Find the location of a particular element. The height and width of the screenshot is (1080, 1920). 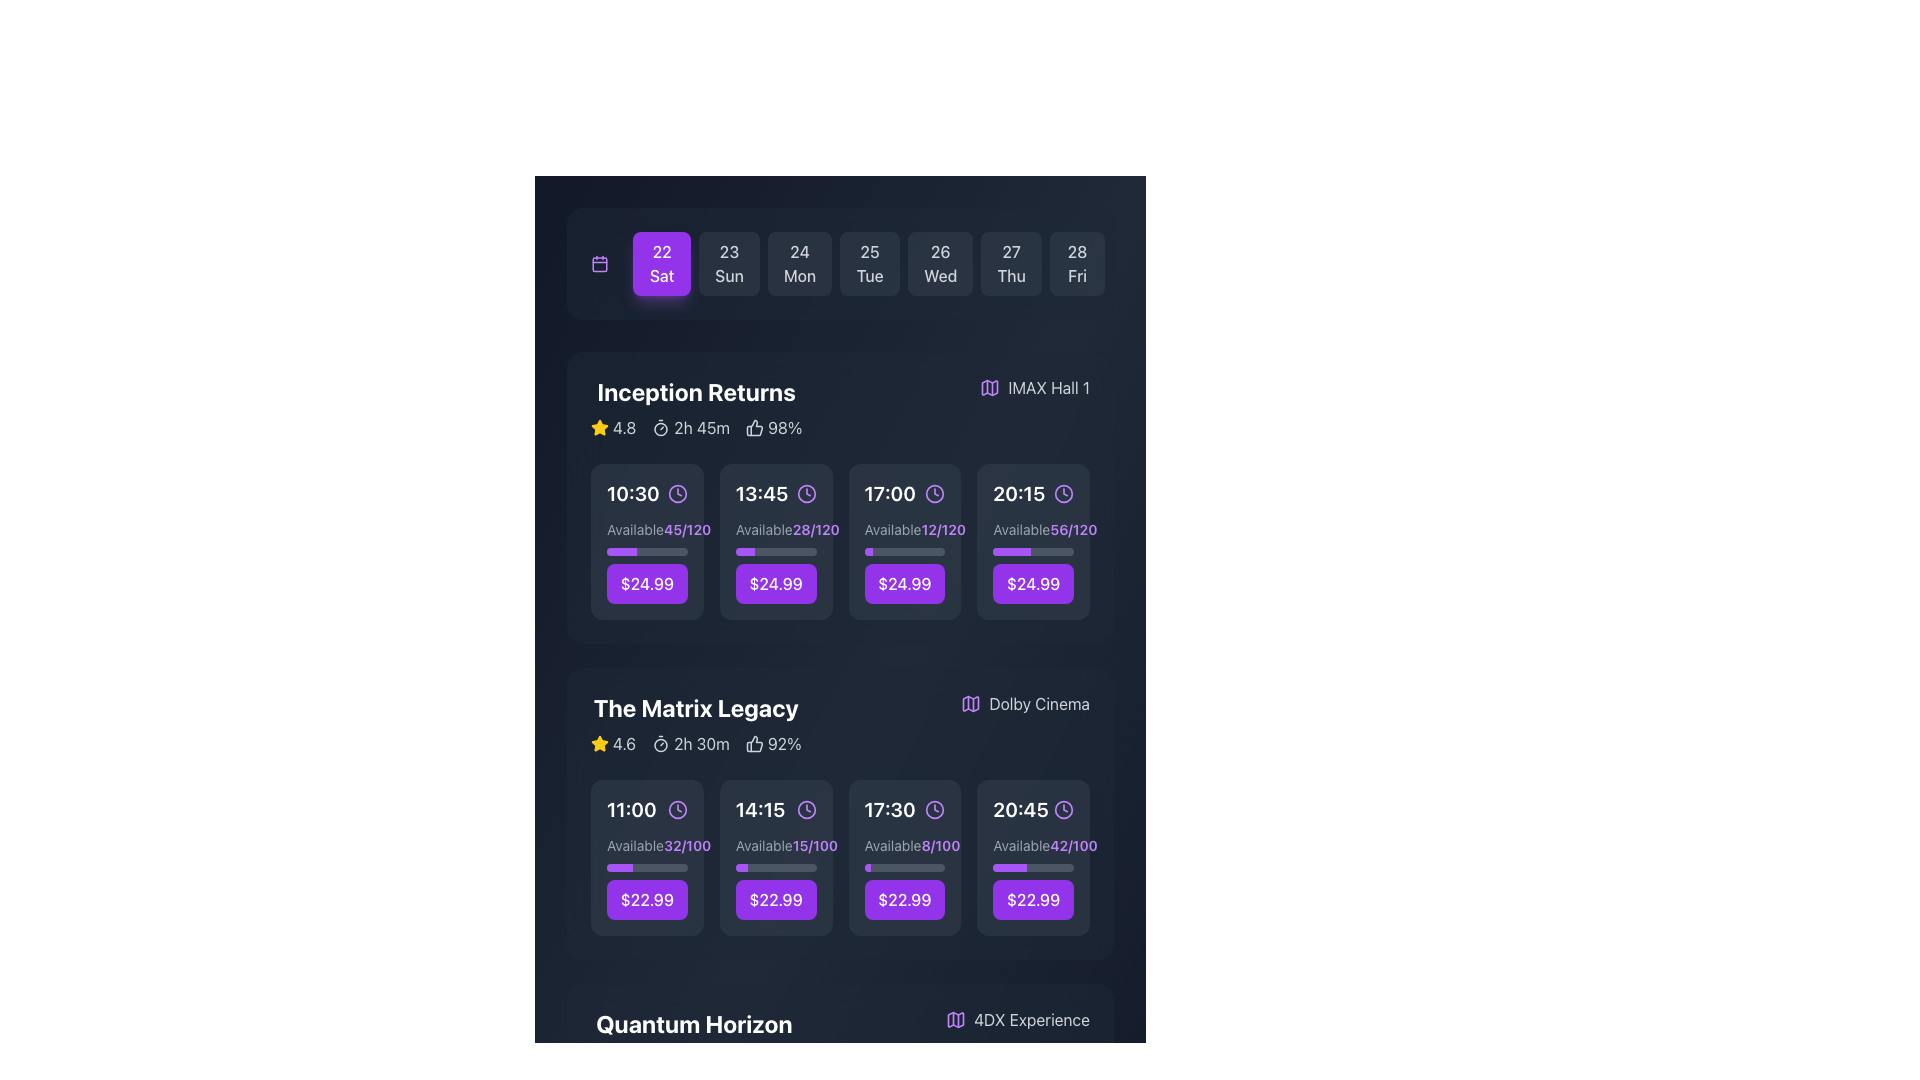

the small, circular clock icon with a purple outline that is positioned to the right of the time '10:30' under the movie 'Inception Returns' is located at coordinates (677, 493).